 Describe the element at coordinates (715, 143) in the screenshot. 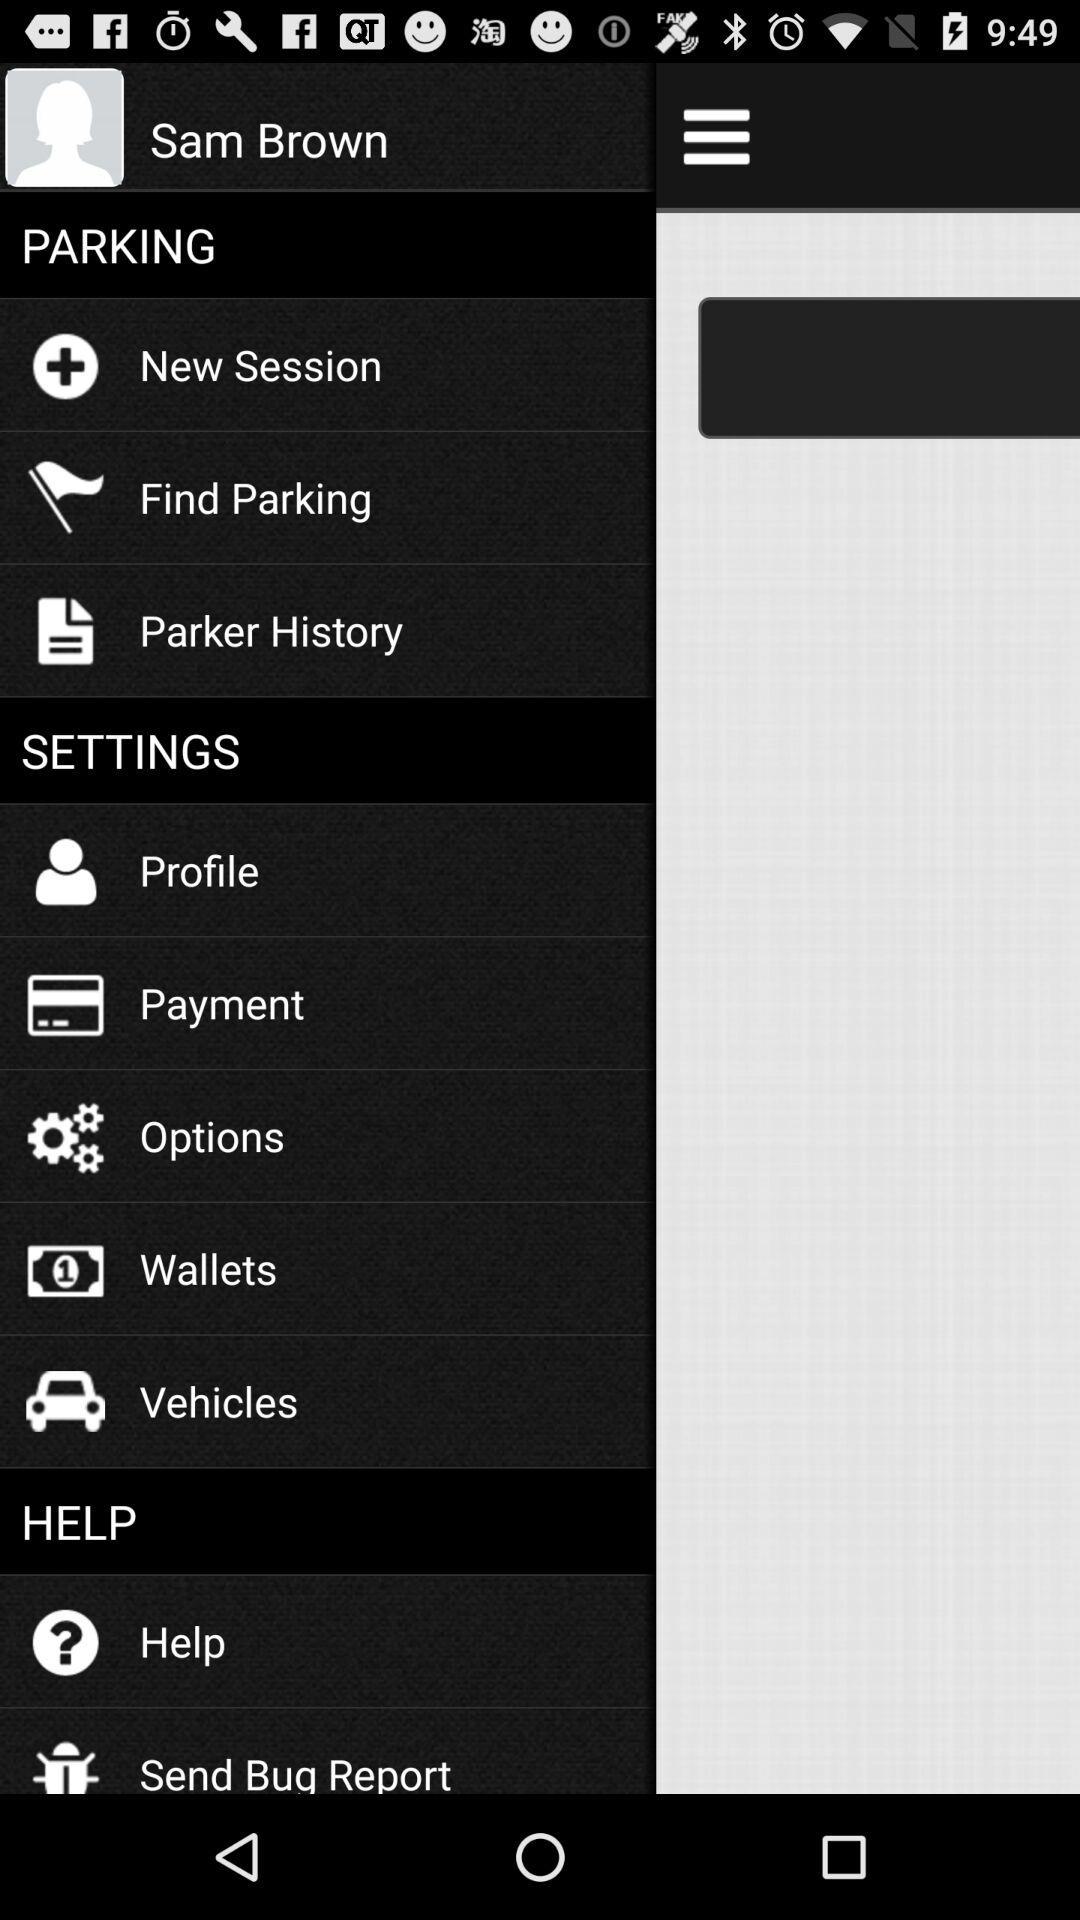

I see `the menu icon` at that location.